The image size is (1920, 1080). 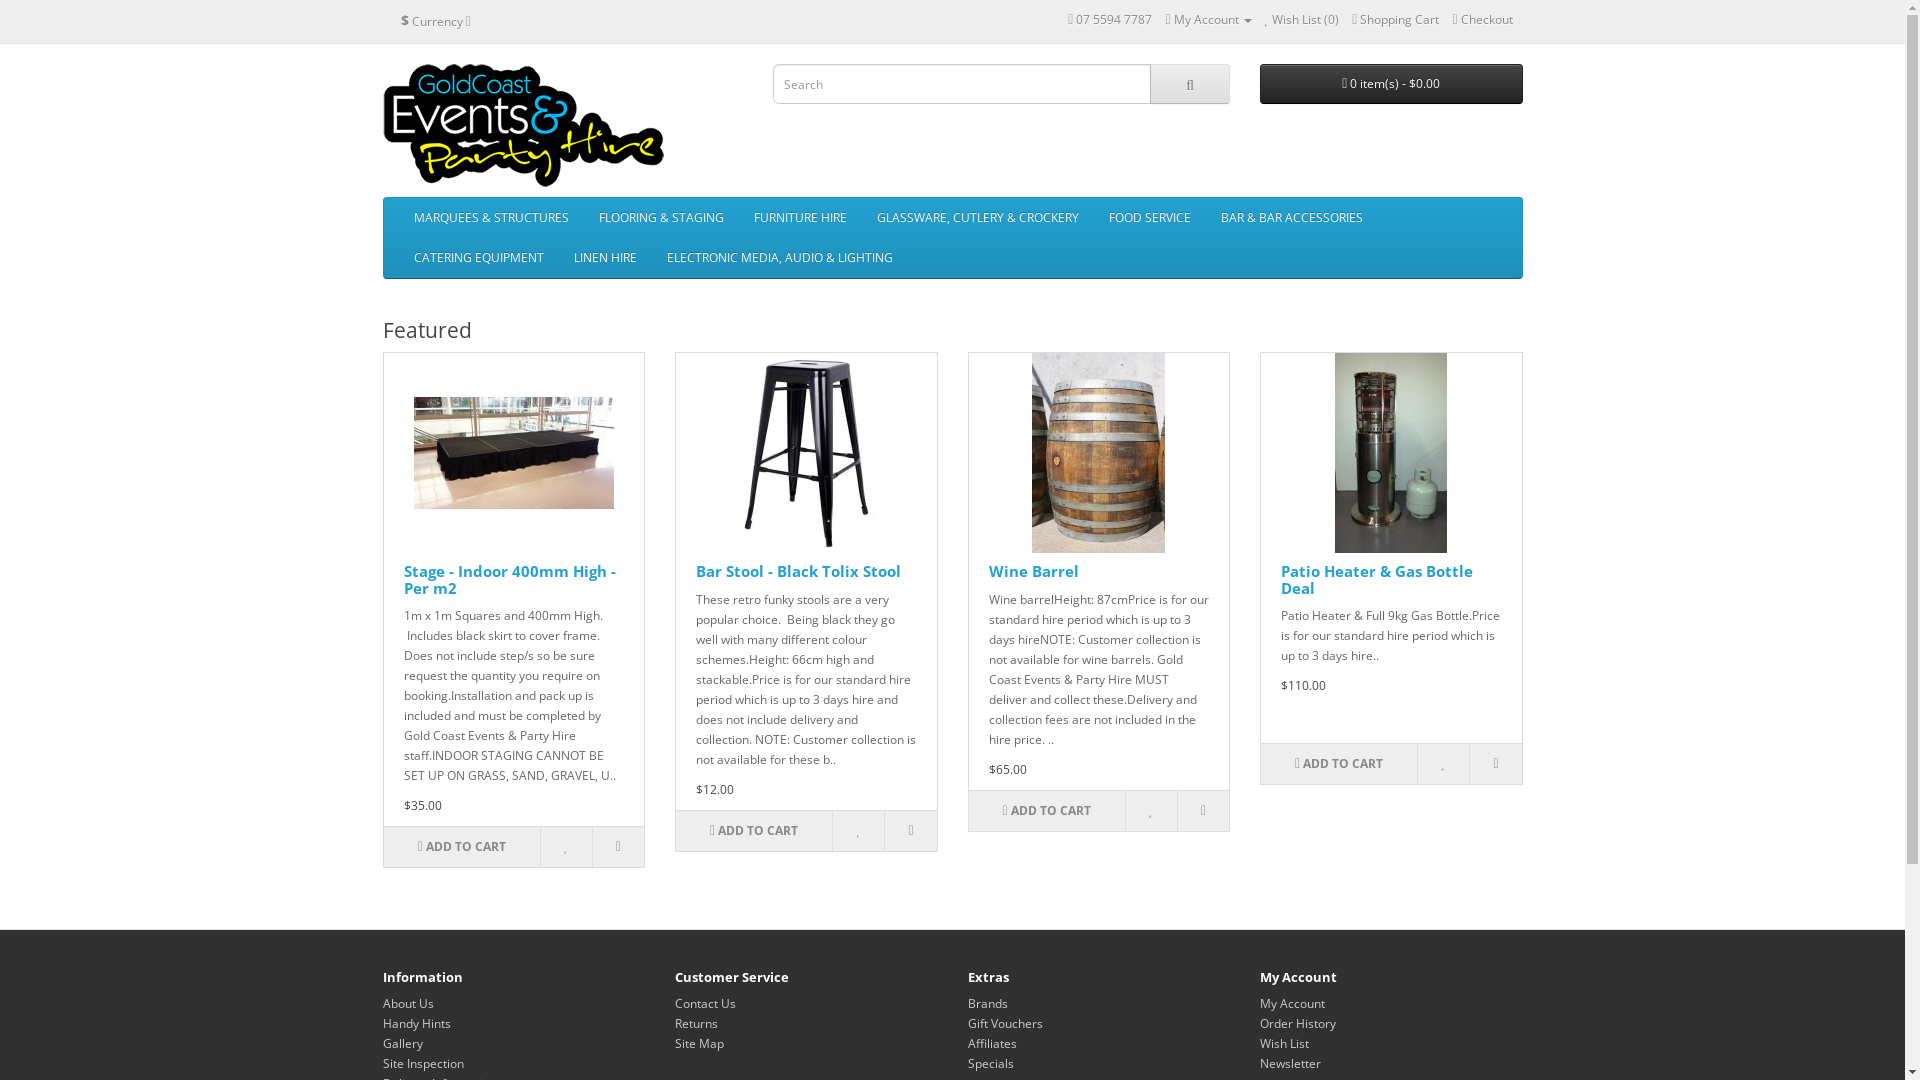 What do you see at coordinates (990, 1062) in the screenshot?
I see `'Specials'` at bounding box center [990, 1062].